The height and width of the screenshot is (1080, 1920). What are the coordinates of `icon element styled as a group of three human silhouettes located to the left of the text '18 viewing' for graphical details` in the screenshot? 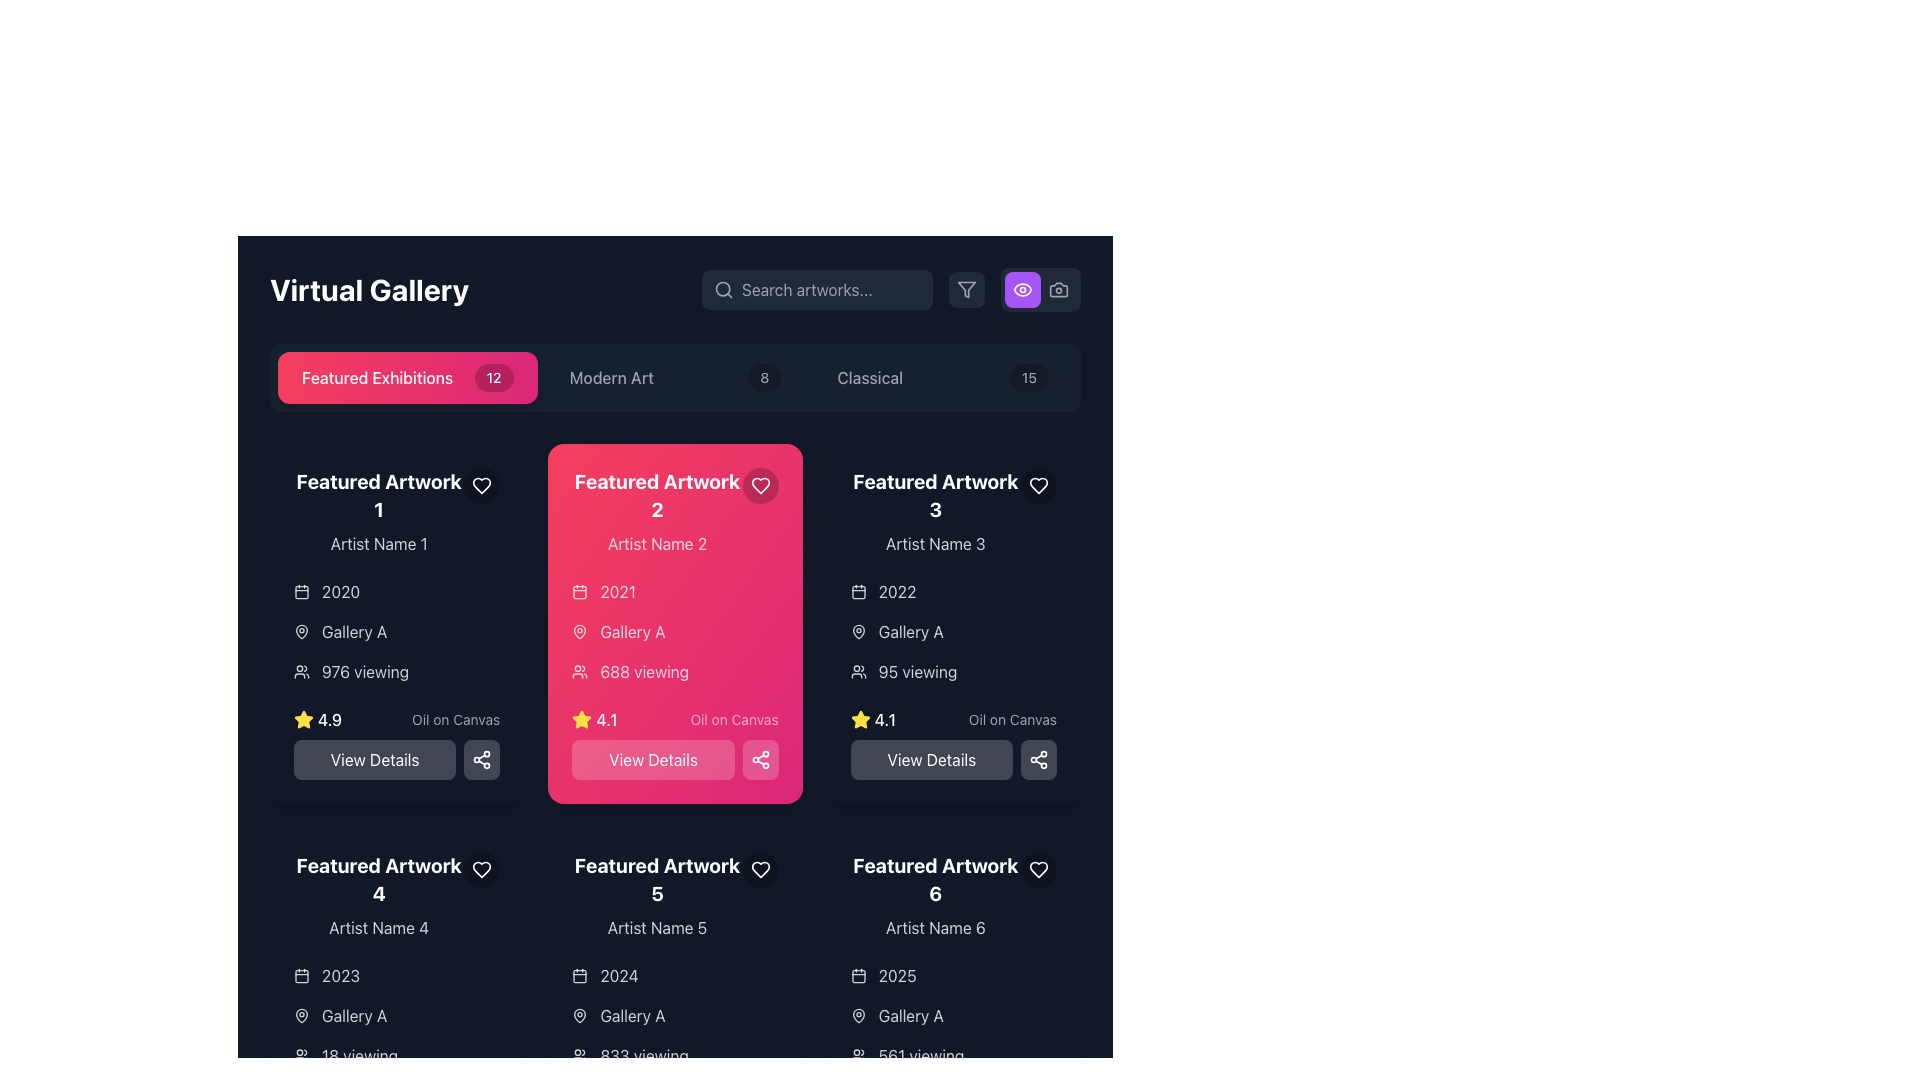 It's located at (301, 1055).